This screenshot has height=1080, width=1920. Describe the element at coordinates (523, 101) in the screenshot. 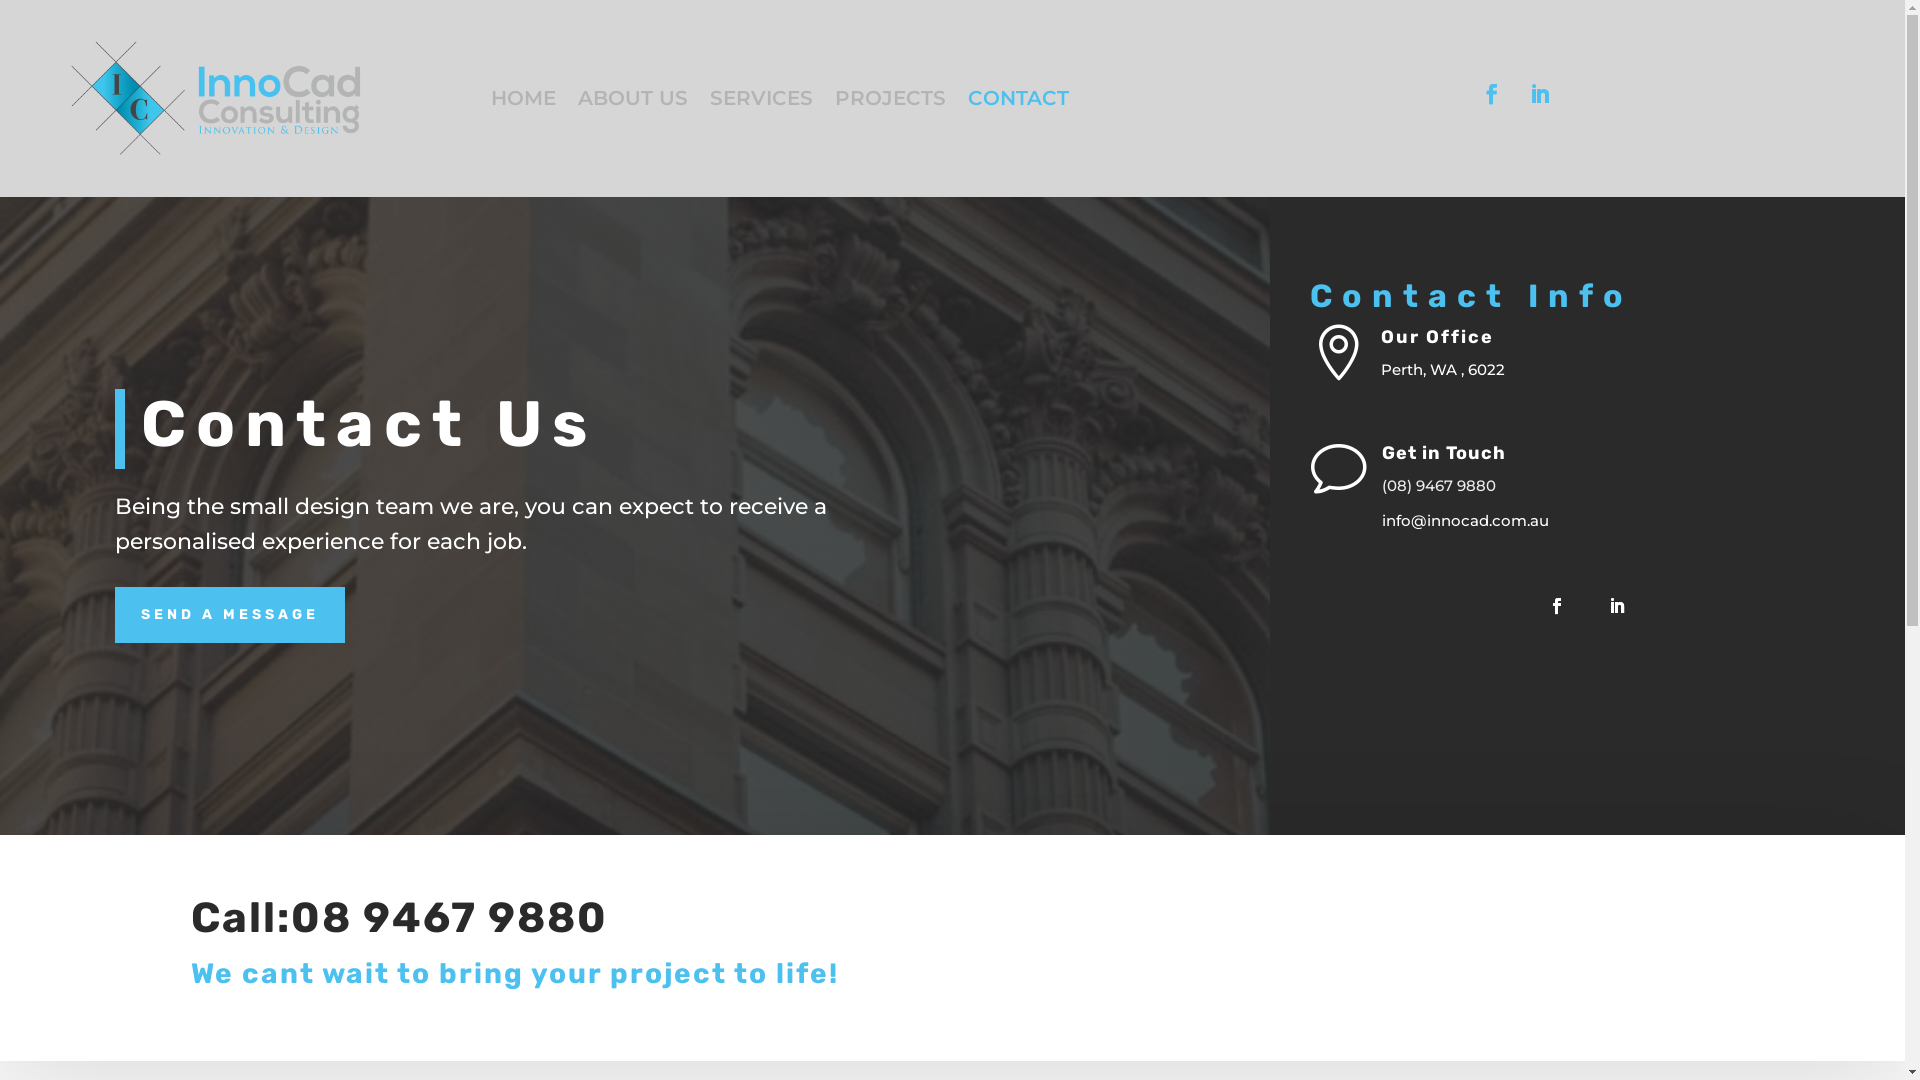

I see `'HOME'` at that location.